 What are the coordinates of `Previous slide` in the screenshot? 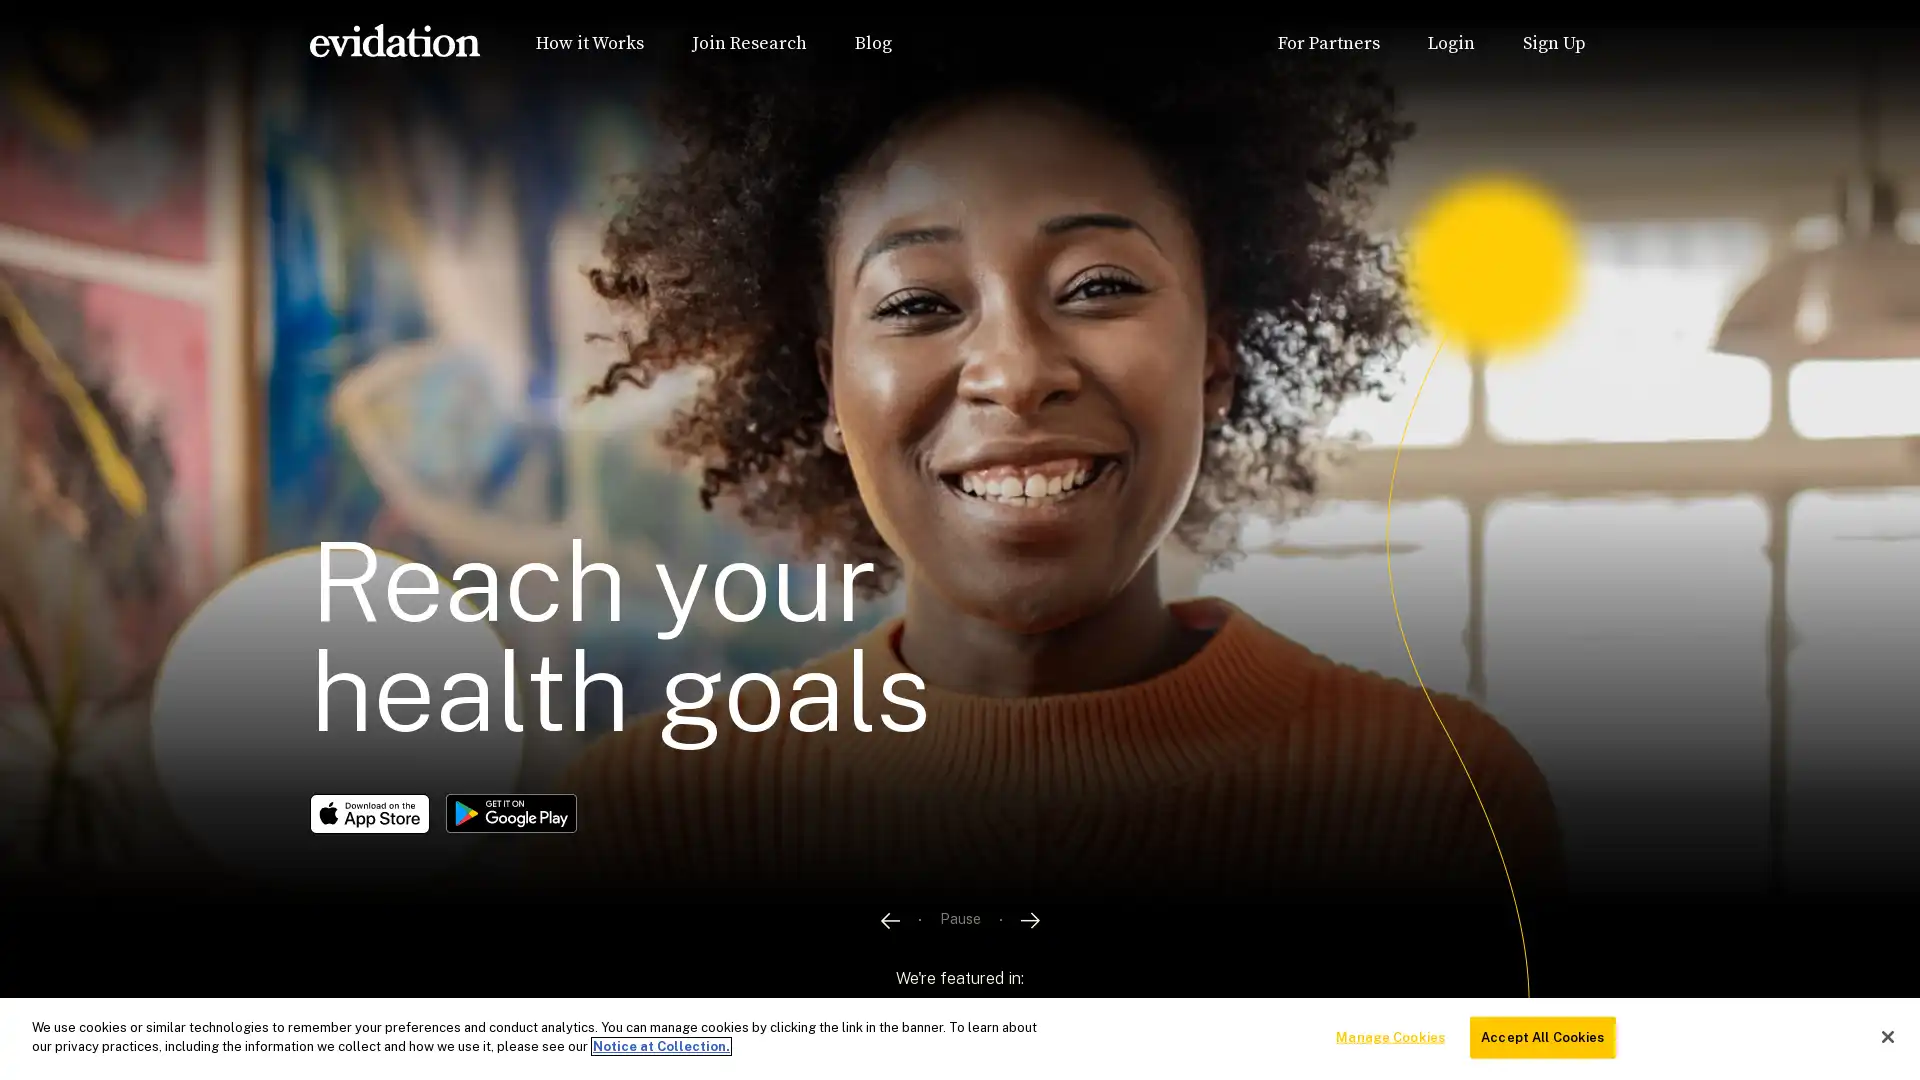 It's located at (887, 978).